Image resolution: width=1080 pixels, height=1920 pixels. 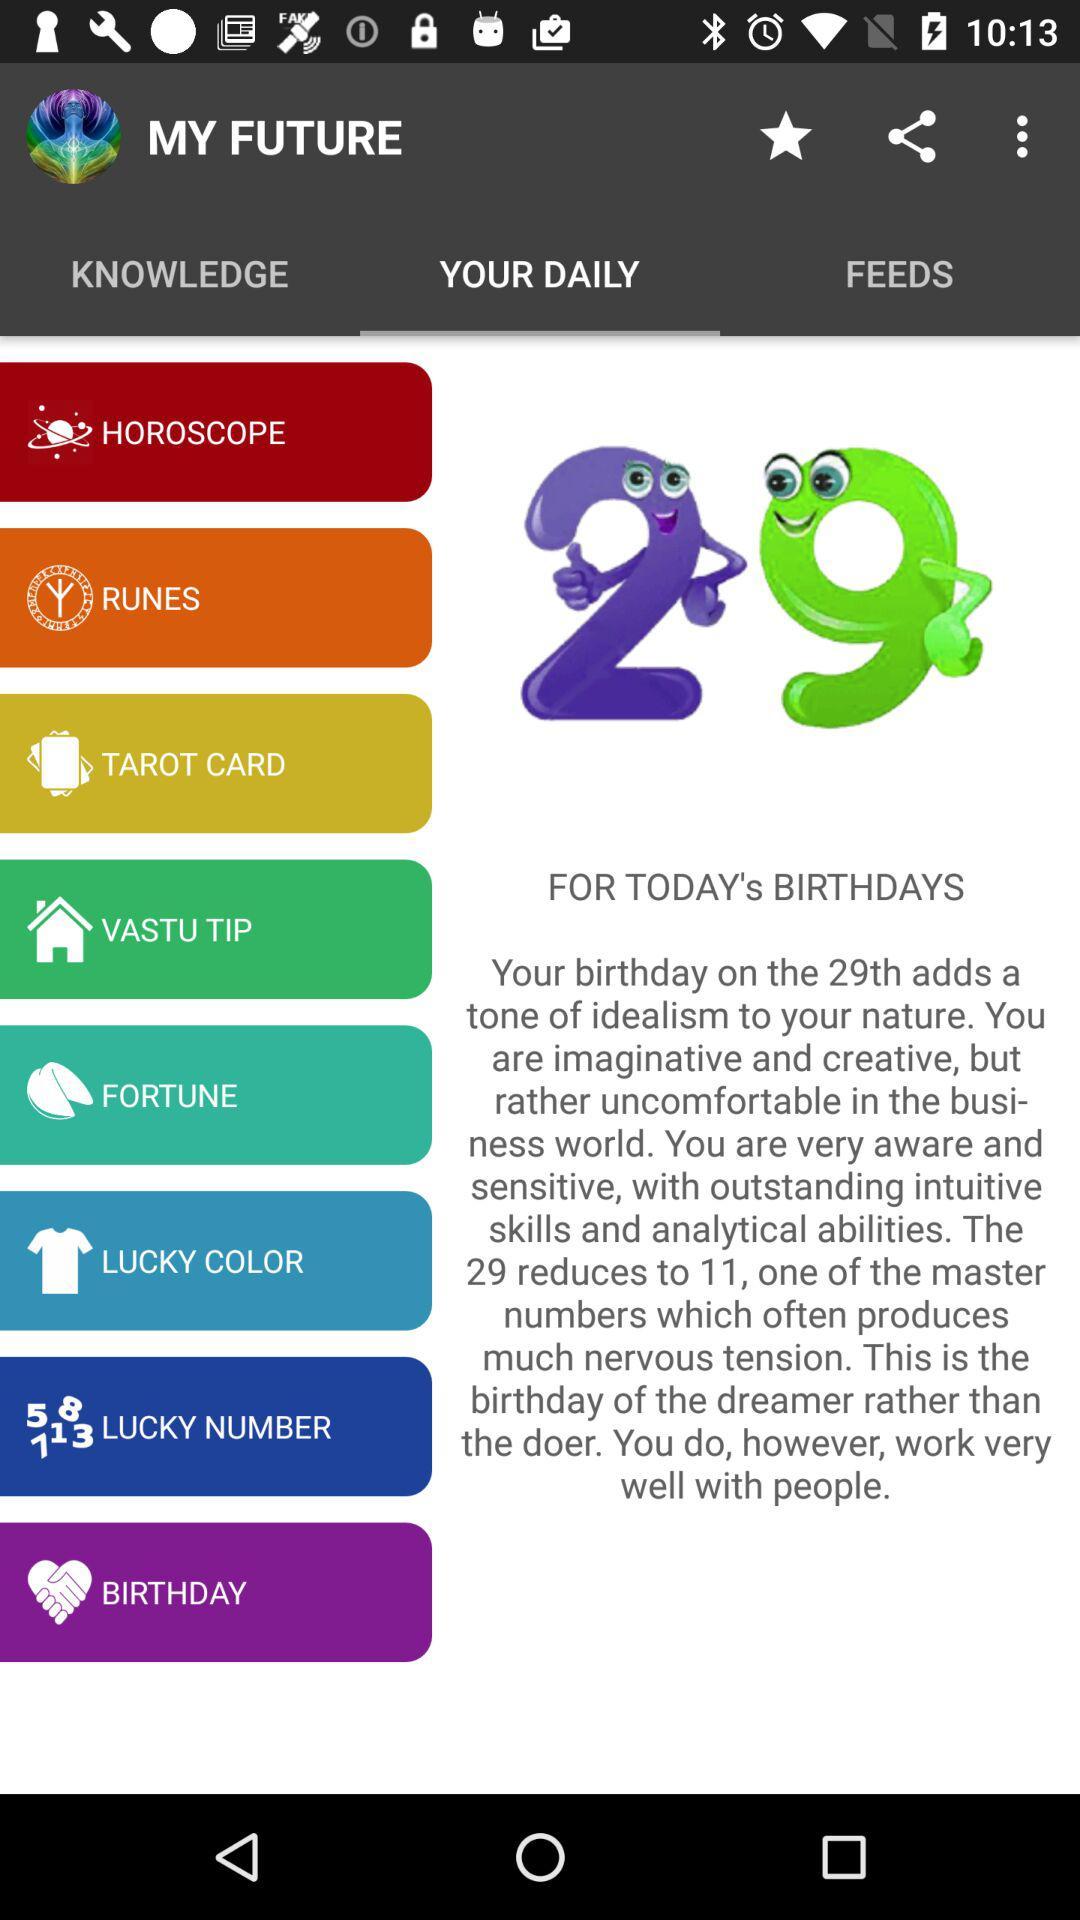 I want to click on sharing various things concerning the date, so click(x=911, y=135).